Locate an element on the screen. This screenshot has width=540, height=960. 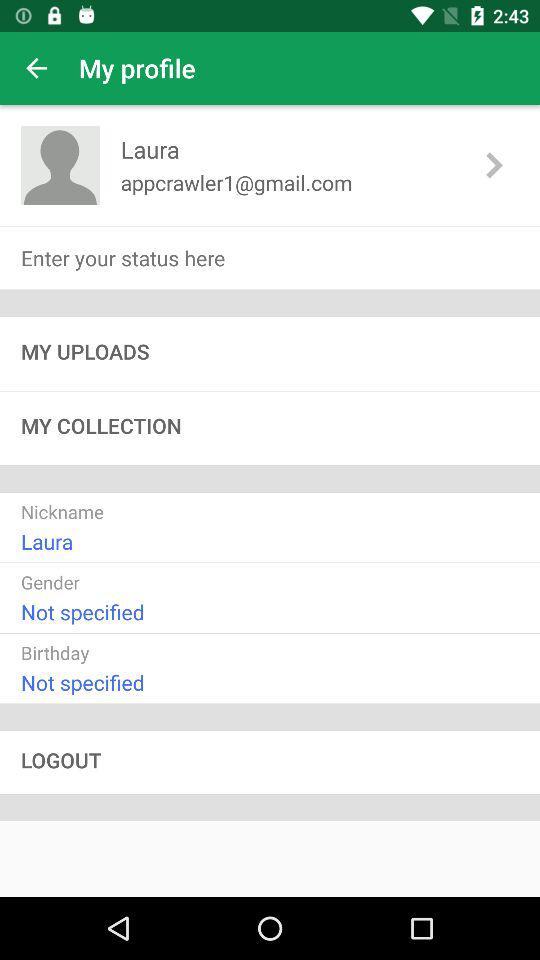
my collection item is located at coordinates (270, 428).